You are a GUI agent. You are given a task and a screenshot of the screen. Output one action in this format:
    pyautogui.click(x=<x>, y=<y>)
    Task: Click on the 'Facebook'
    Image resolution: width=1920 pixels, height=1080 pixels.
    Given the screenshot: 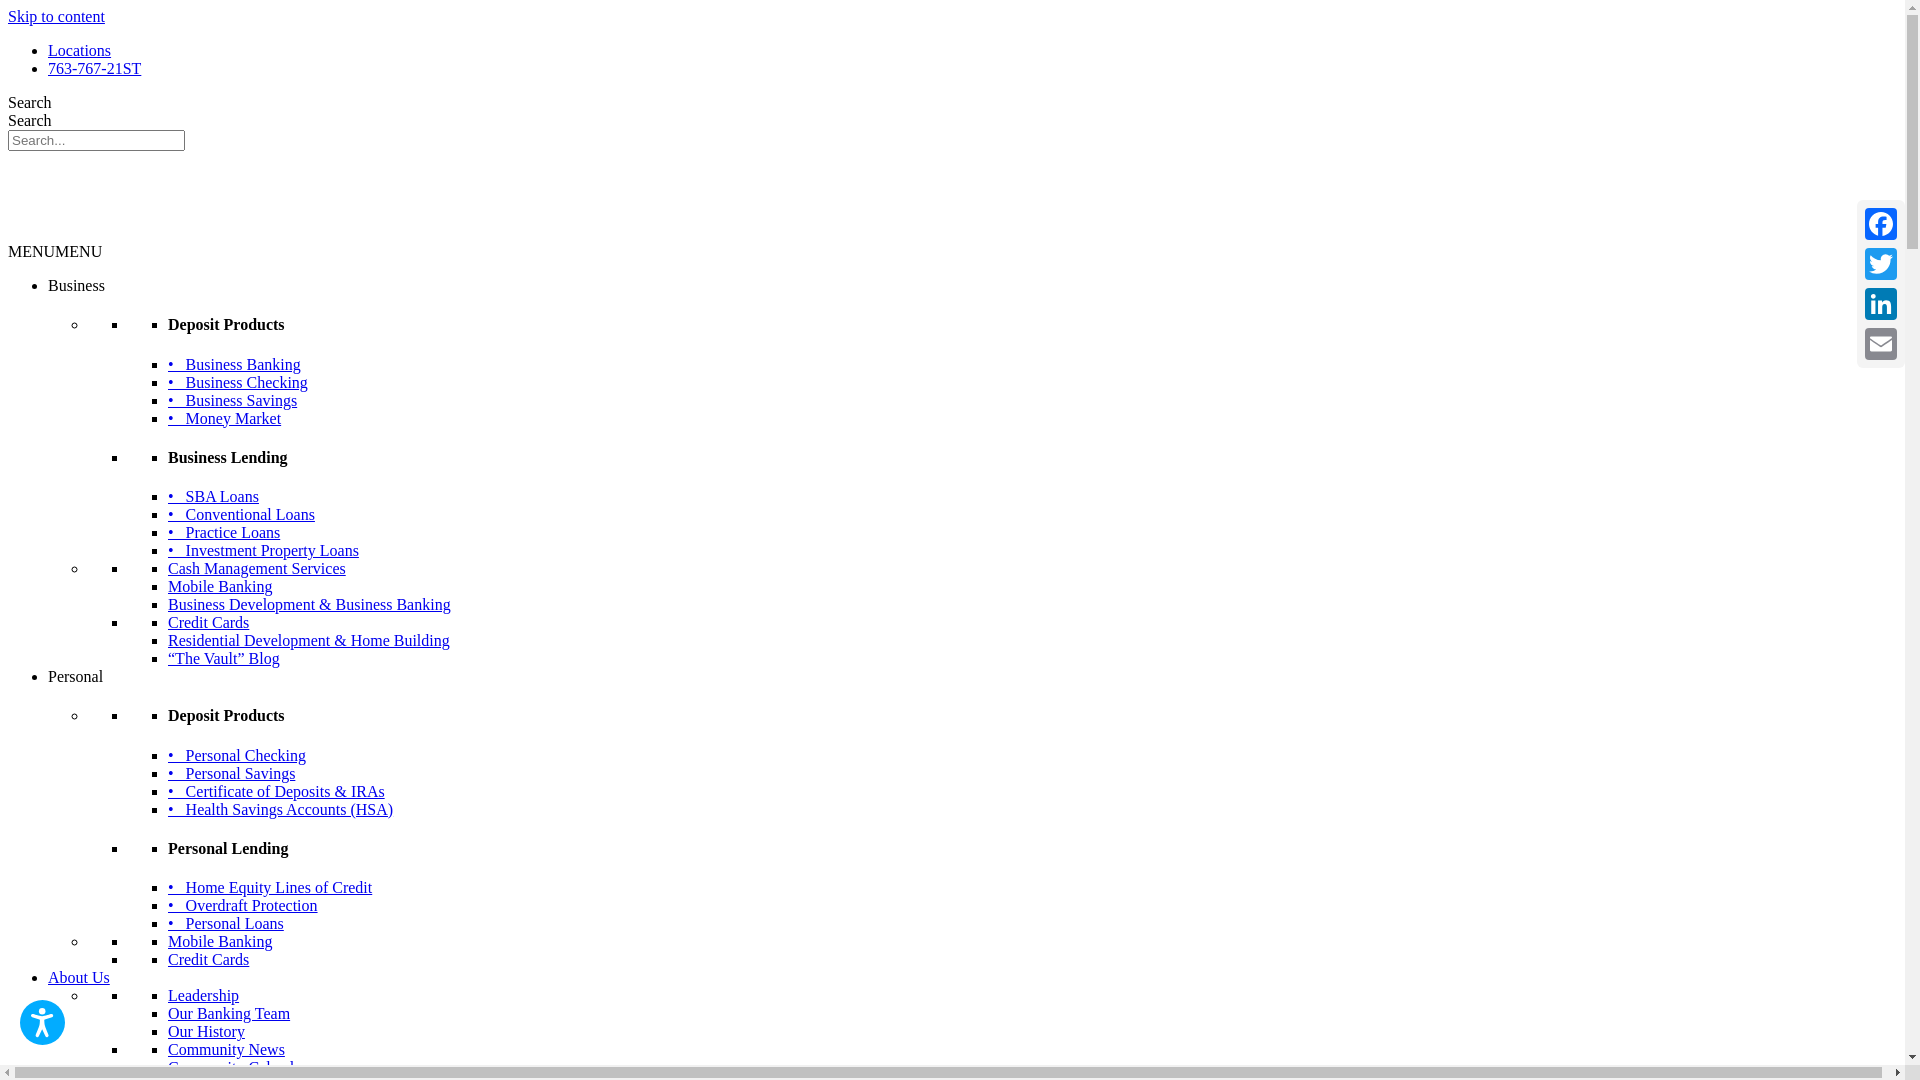 What is the action you would take?
    pyautogui.click(x=1880, y=223)
    